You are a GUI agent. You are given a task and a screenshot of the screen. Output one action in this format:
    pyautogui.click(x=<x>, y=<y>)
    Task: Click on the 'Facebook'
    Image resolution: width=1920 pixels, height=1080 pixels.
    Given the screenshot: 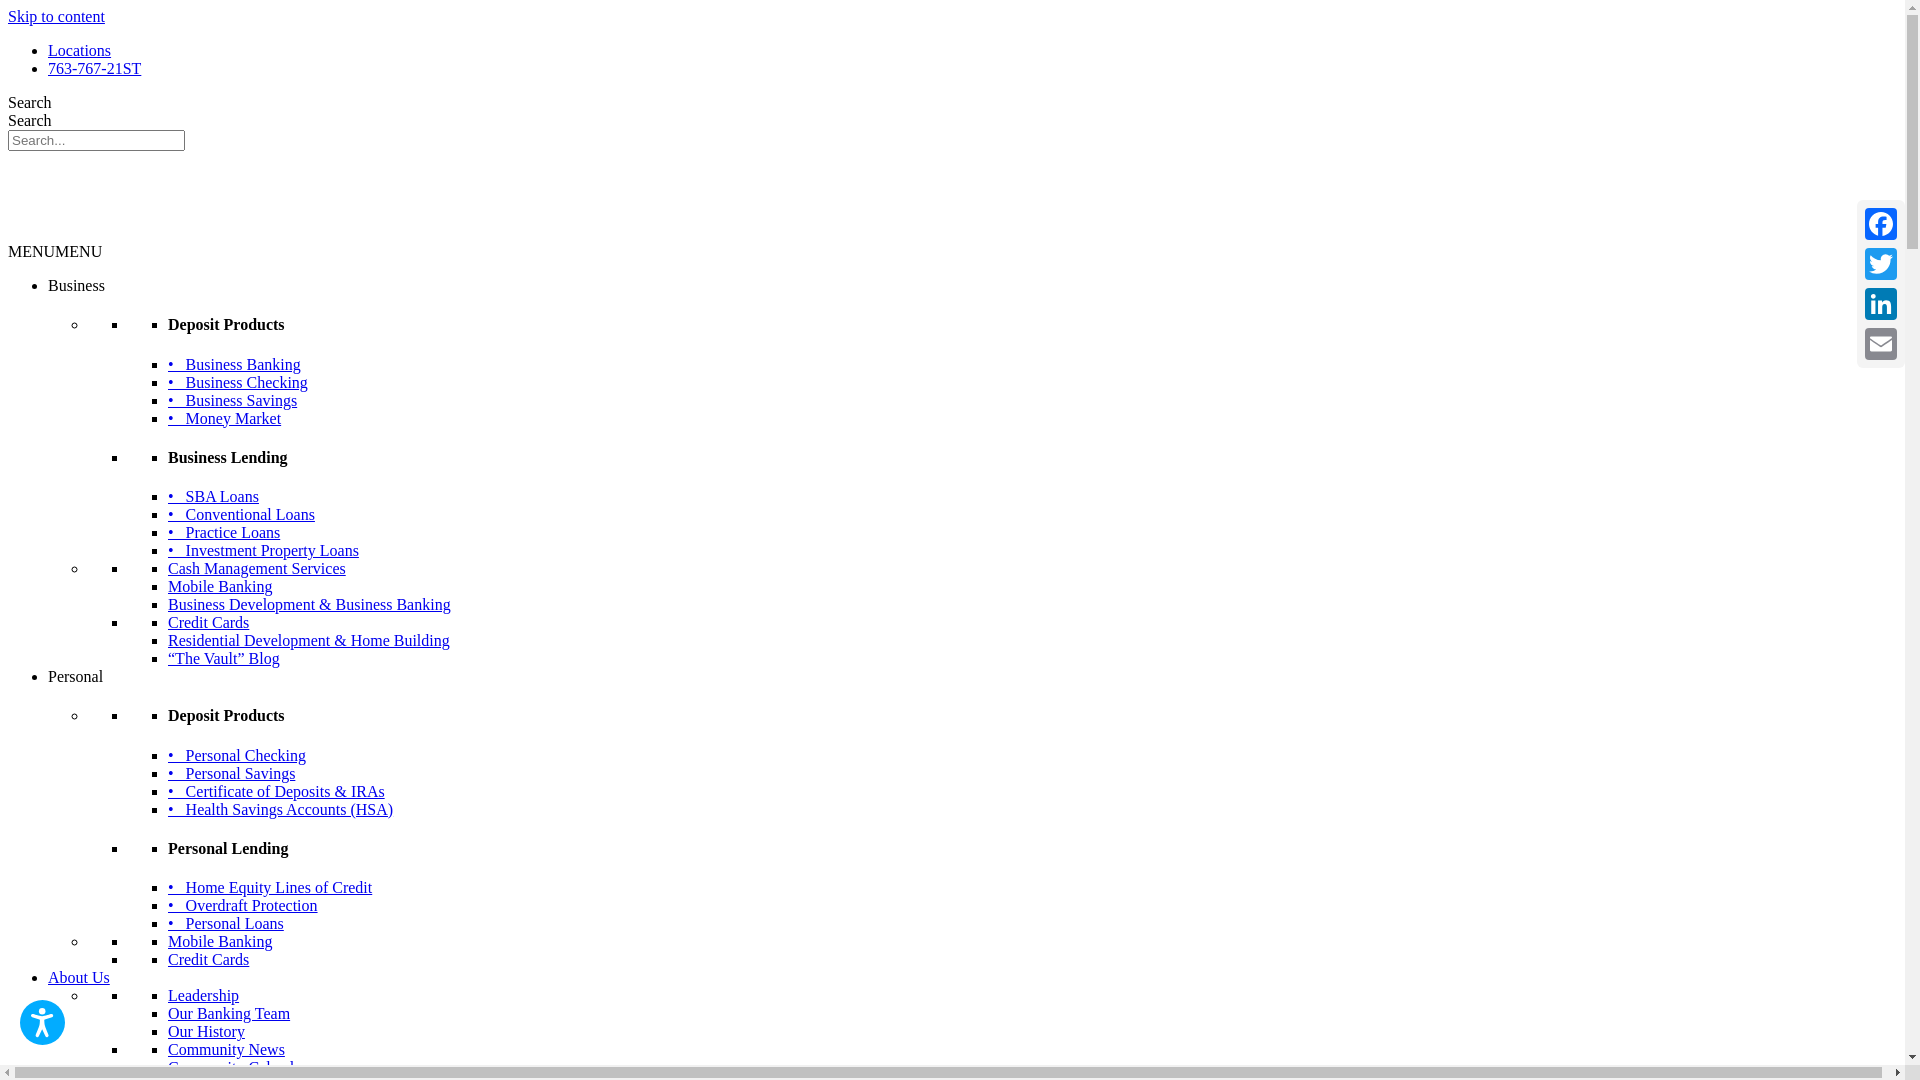 What is the action you would take?
    pyautogui.click(x=1880, y=223)
    